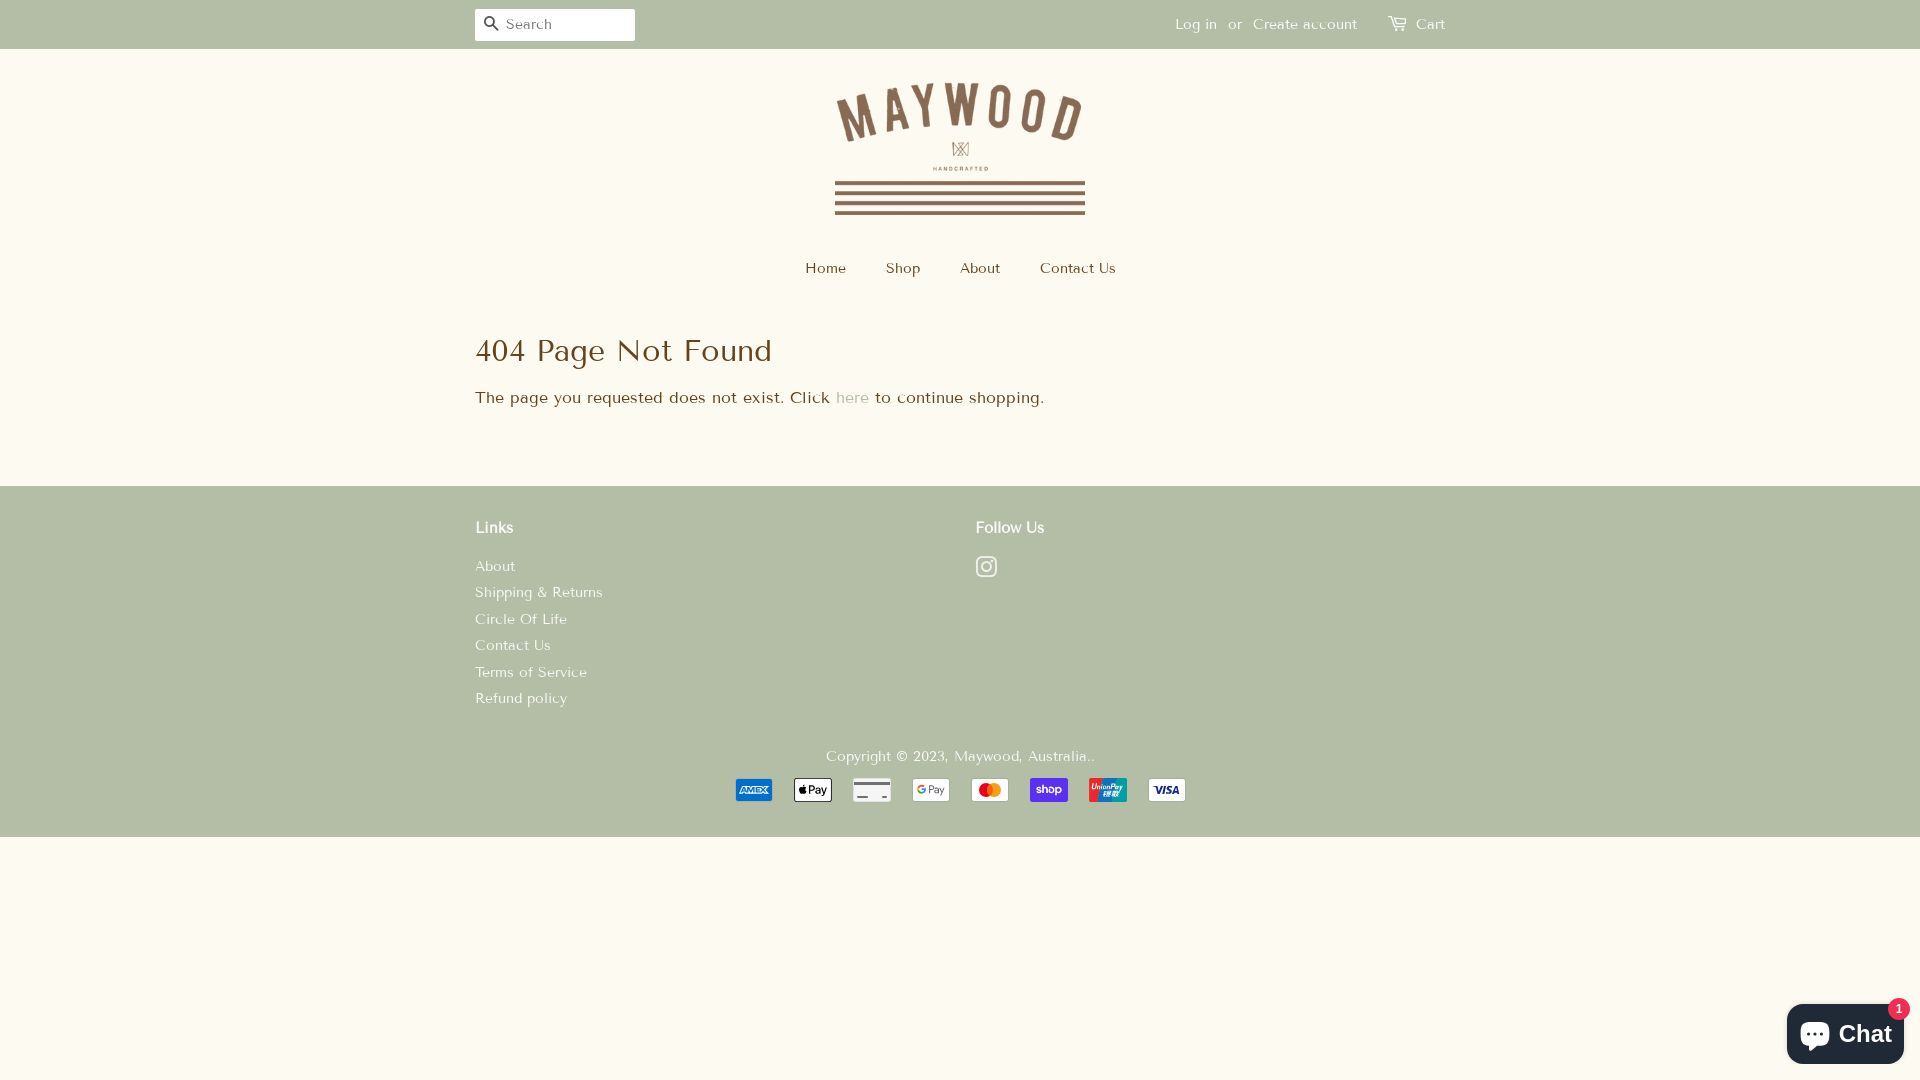 This screenshot has width=1920, height=1080. Describe the element at coordinates (521, 618) in the screenshot. I see `'Circle Of Life'` at that location.